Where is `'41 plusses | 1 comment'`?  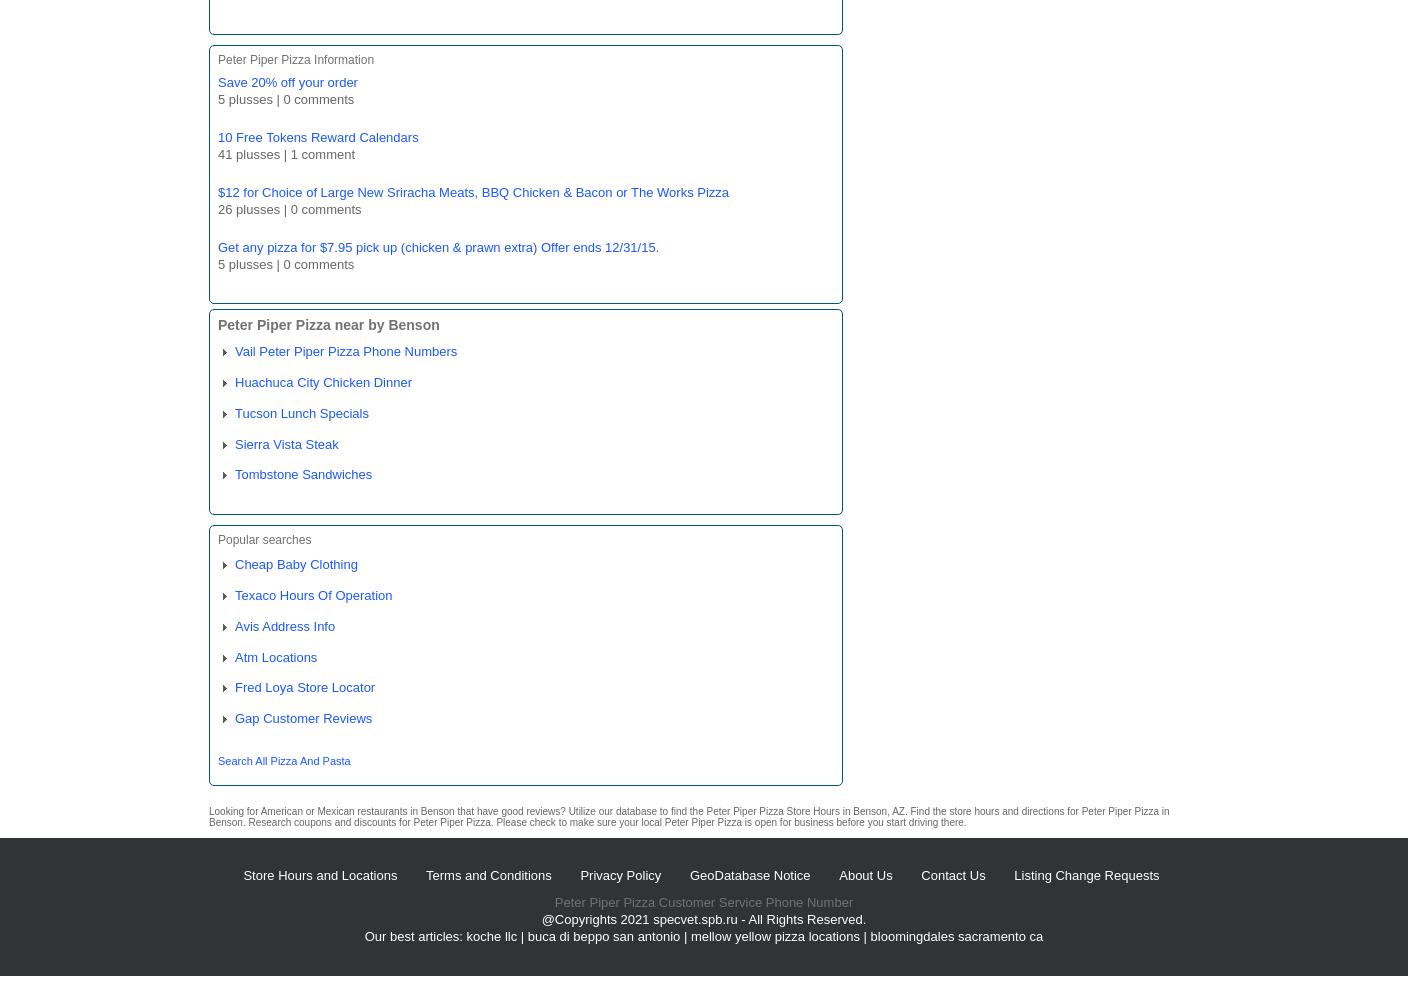
'41 plusses | 1 comment' is located at coordinates (216, 152).